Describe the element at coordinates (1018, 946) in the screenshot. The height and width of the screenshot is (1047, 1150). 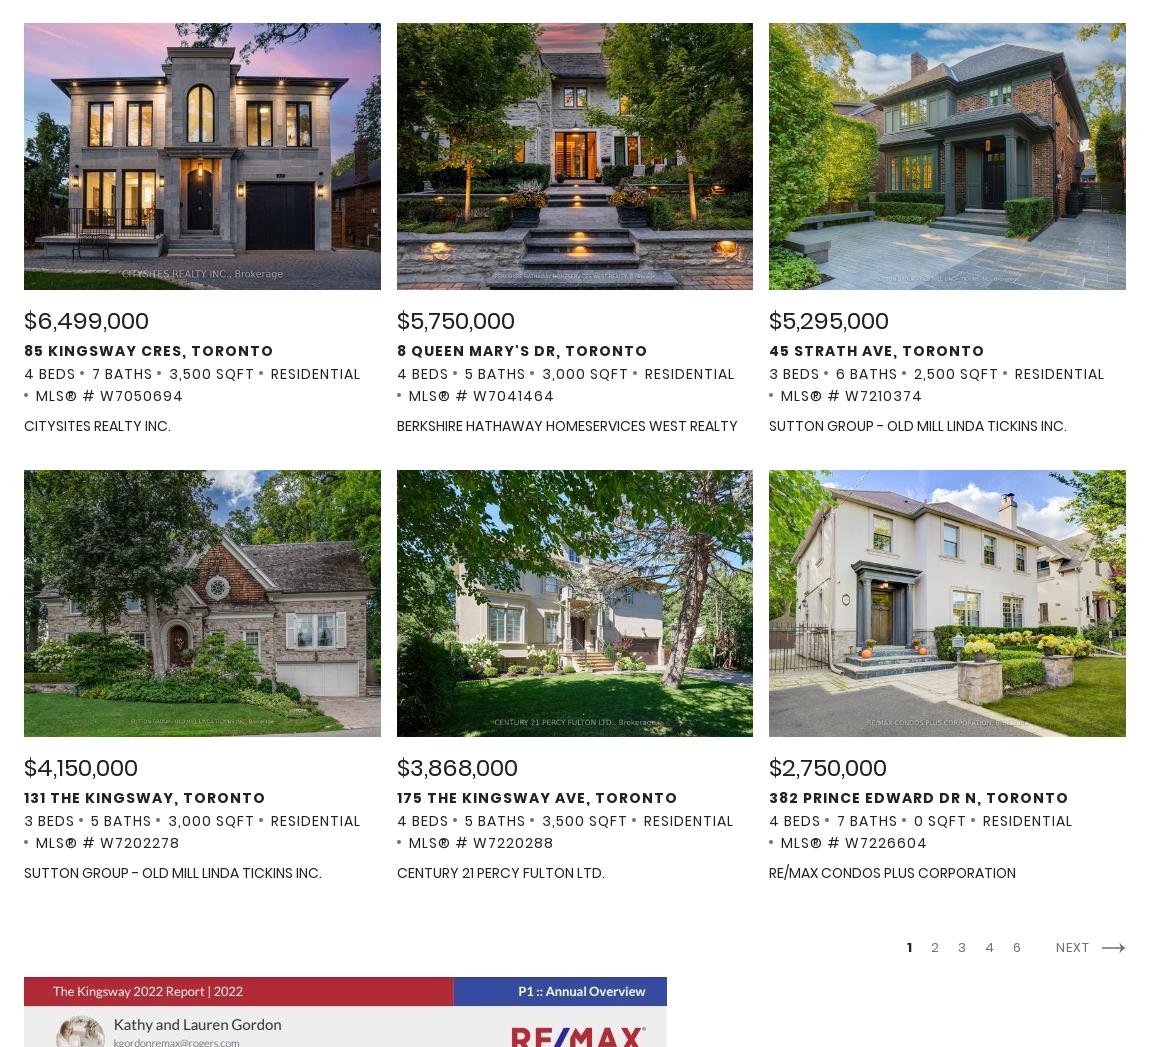
I see `'6'` at that location.